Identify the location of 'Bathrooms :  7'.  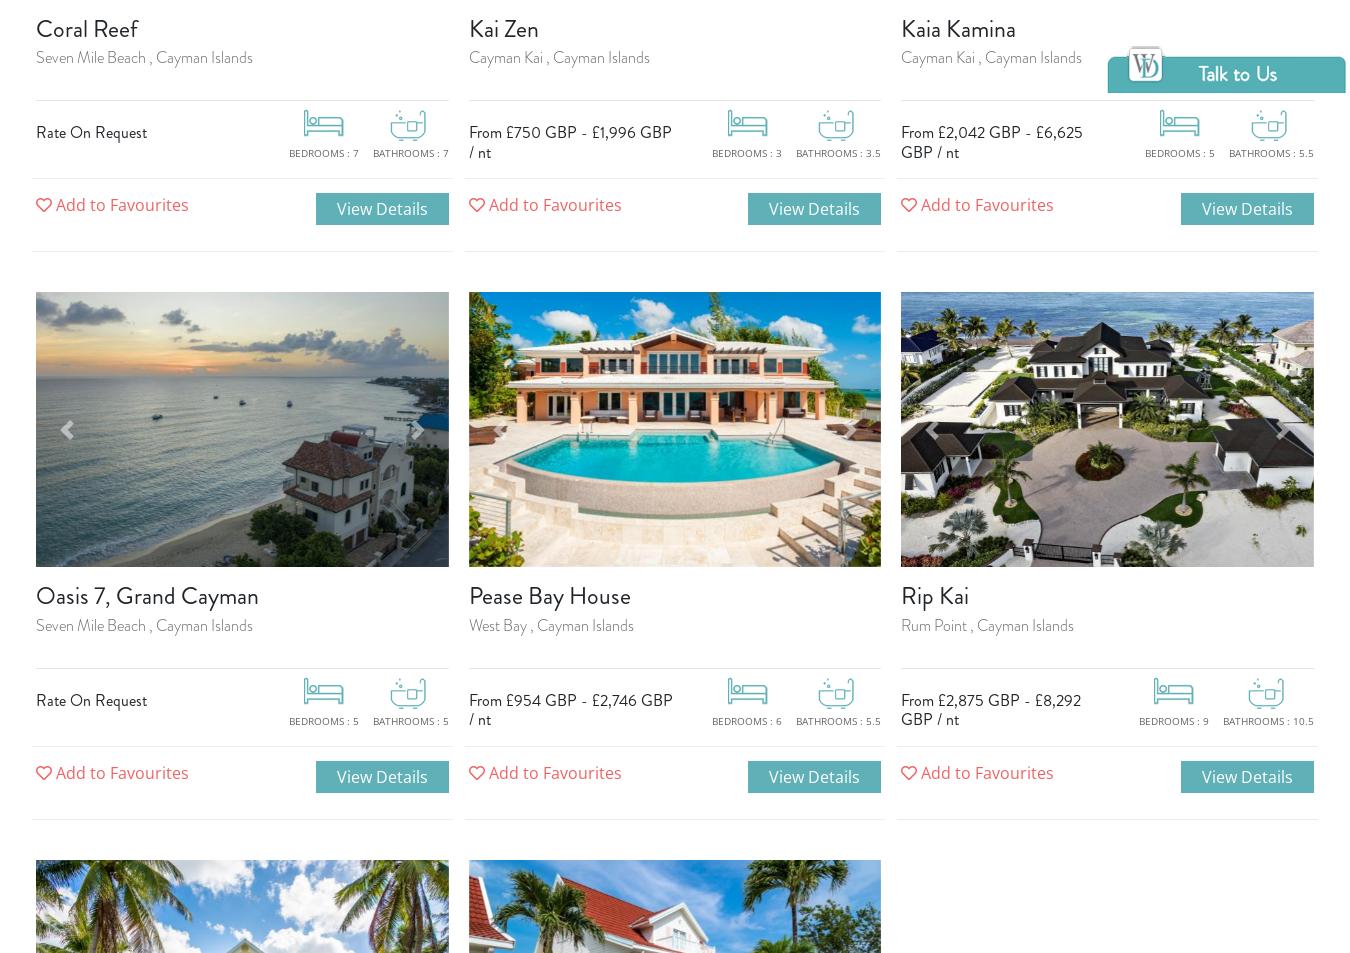
(372, 151).